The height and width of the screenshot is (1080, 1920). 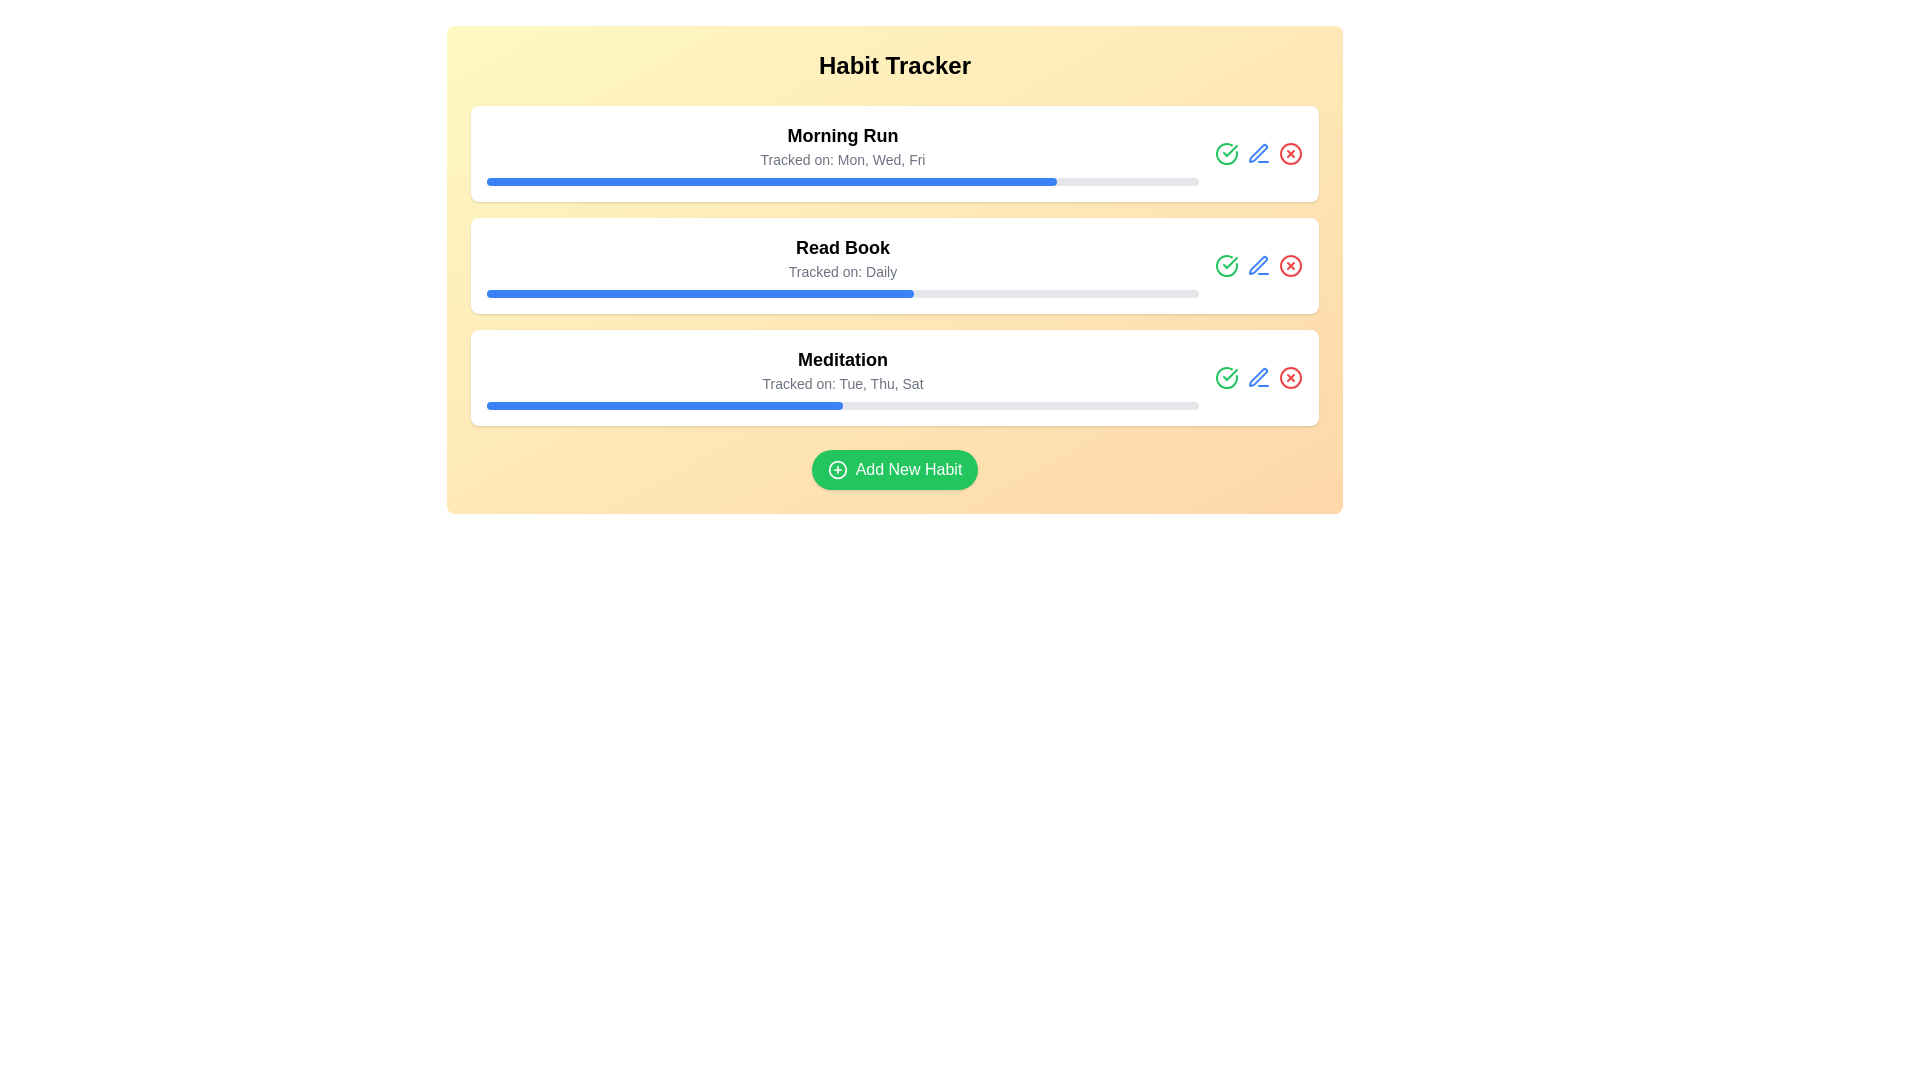 I want to click on the checkmark icon located to the right of the 'Read Book' habit task to confirm completion, so click(x=1229, y=149).